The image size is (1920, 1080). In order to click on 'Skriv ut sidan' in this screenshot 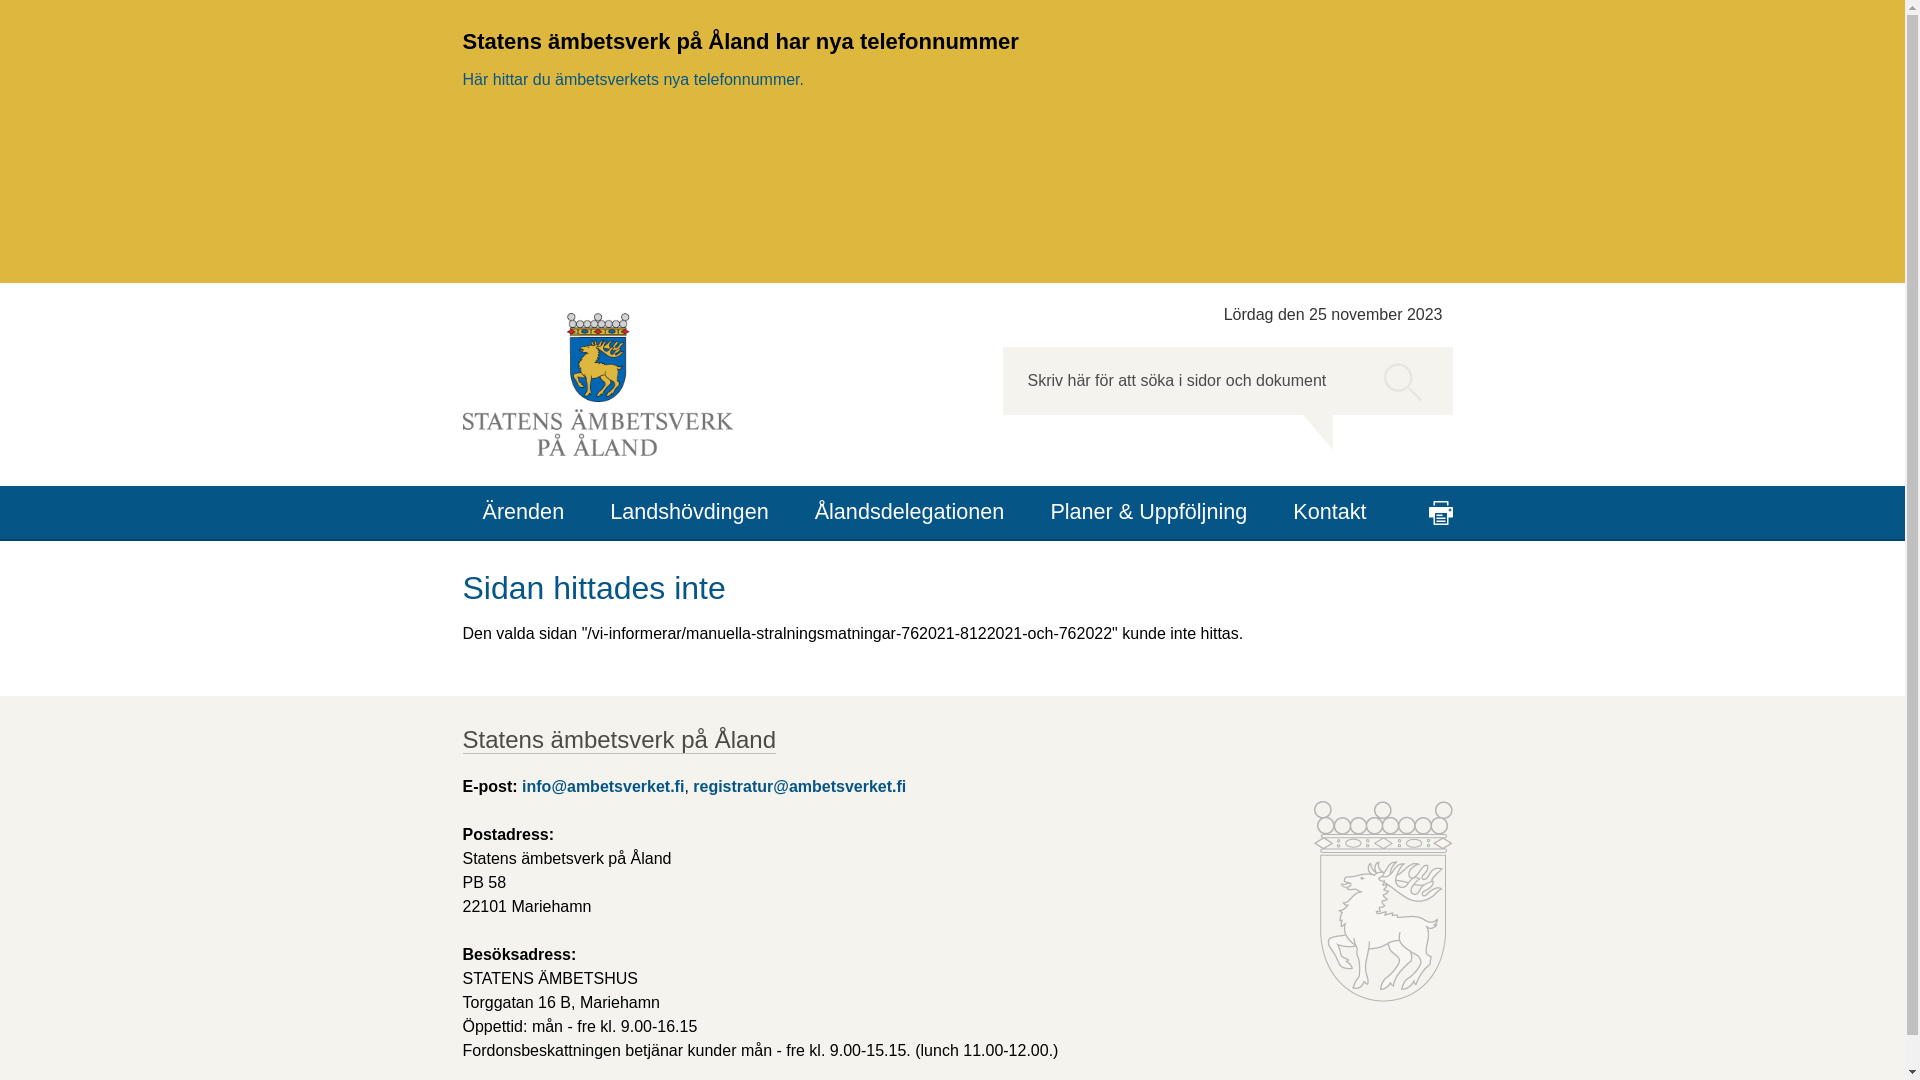, I will do `click(1440, 512)`.